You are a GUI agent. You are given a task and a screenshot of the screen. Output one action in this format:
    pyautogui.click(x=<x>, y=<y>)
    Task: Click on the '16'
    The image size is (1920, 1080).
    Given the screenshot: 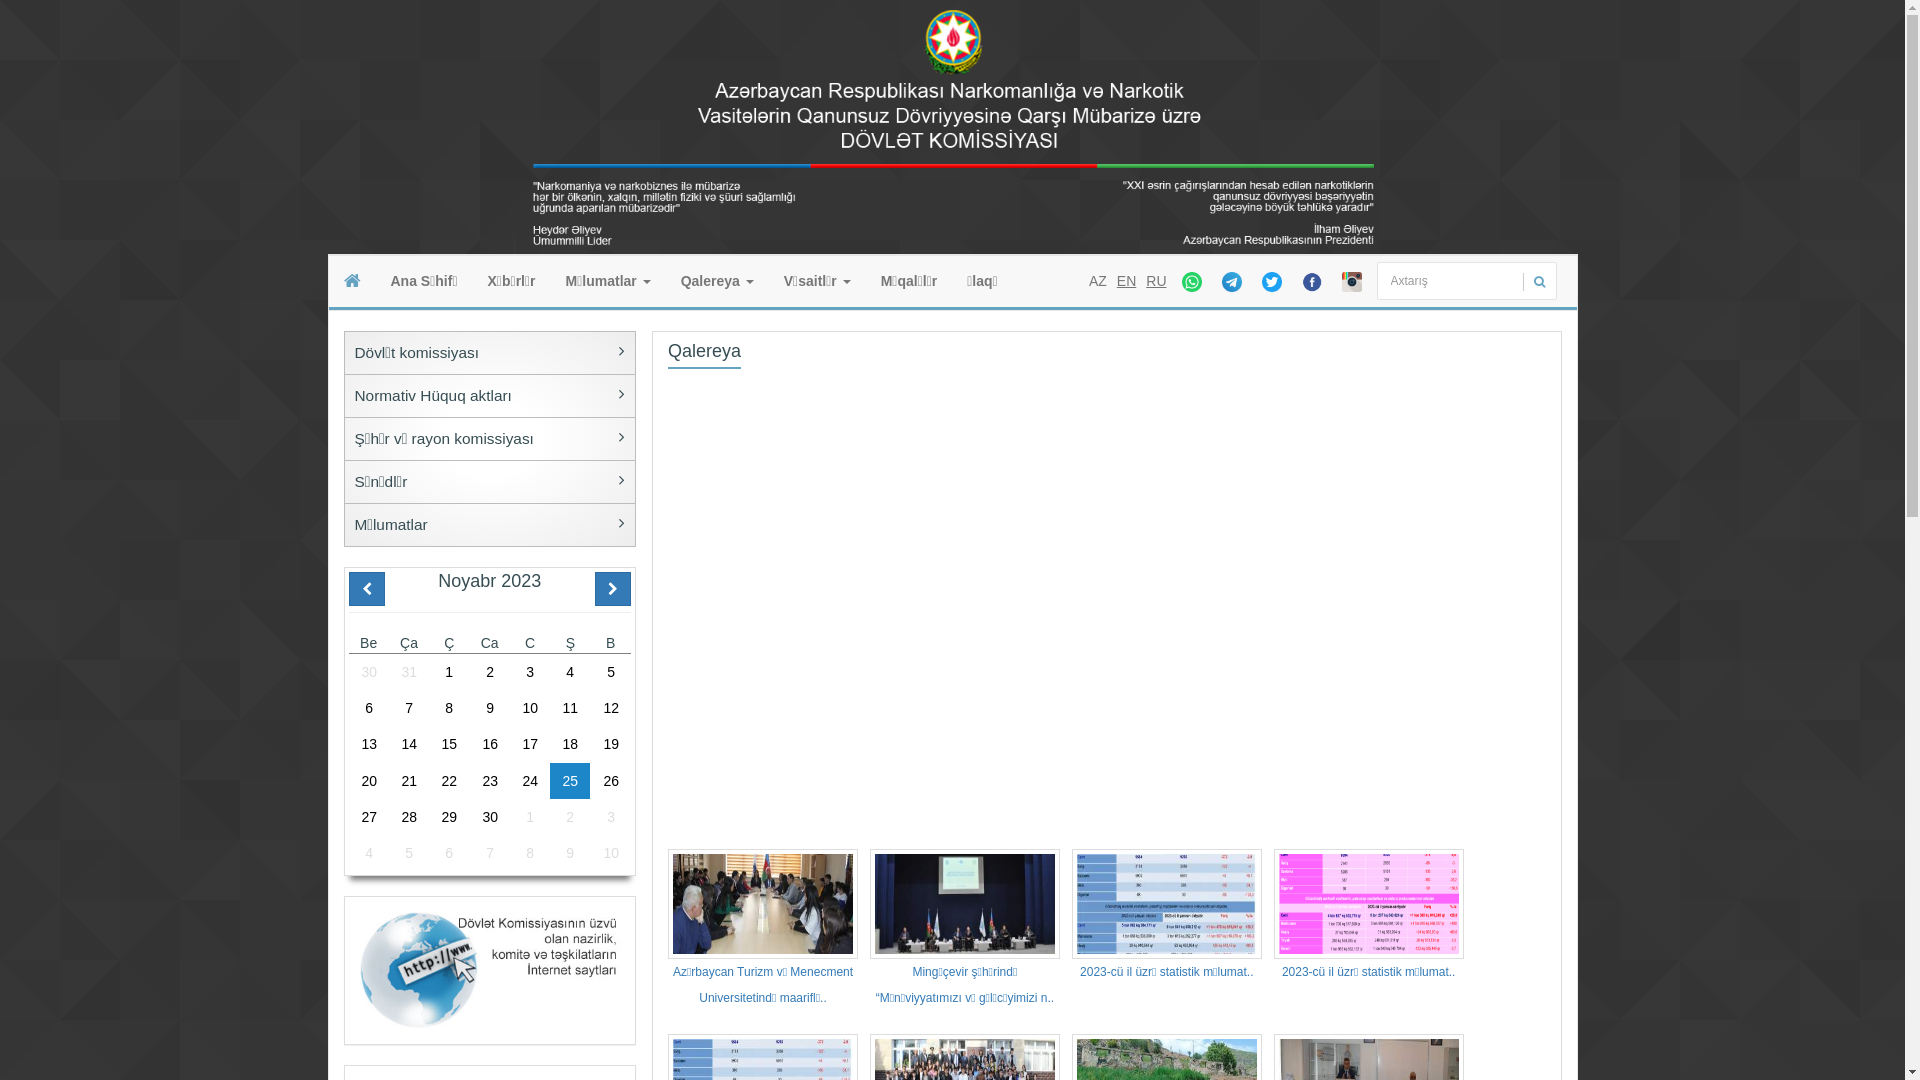 What is the action you would take?
    pyautogui.click(x=489, y=744)
    